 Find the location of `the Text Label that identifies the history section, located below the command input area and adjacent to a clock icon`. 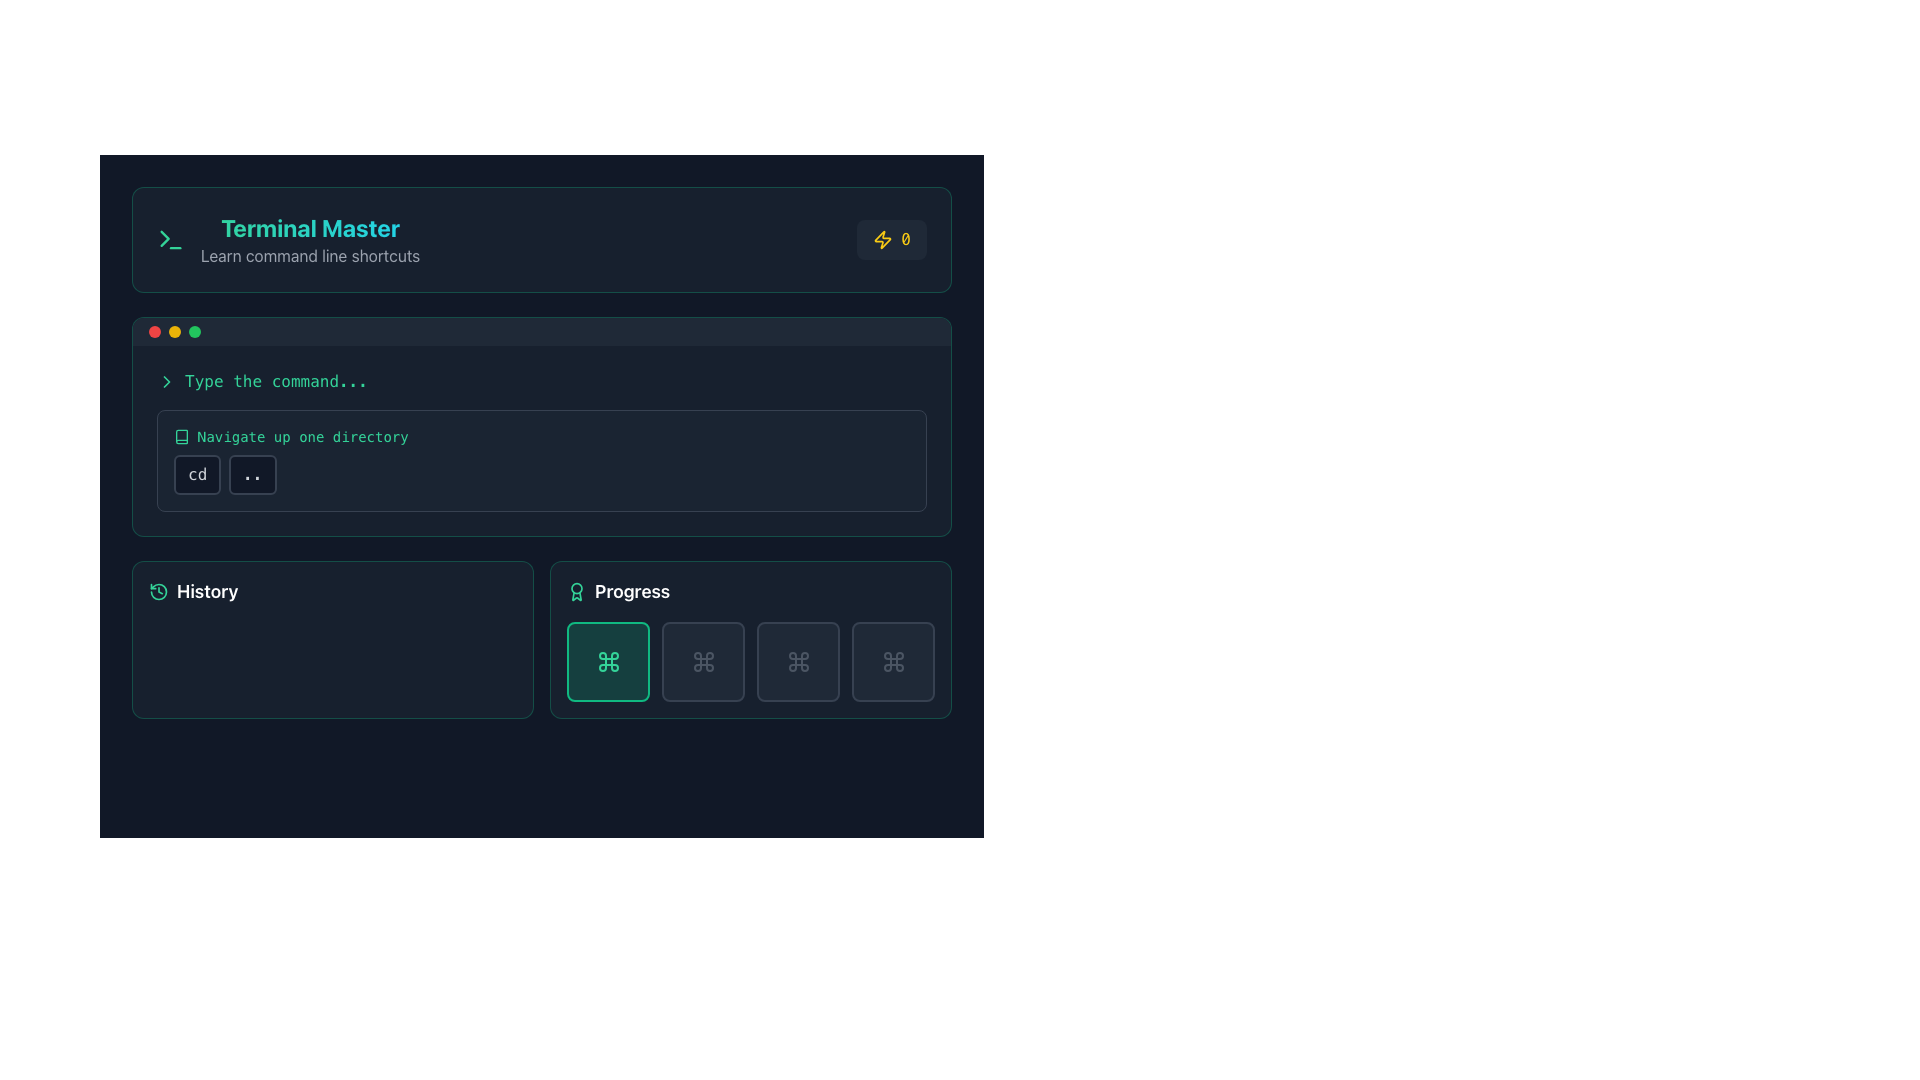

the Text Label that identifies the history section, located below the command input area and adjacent to a clock icon is located at coordinates (207, 590).